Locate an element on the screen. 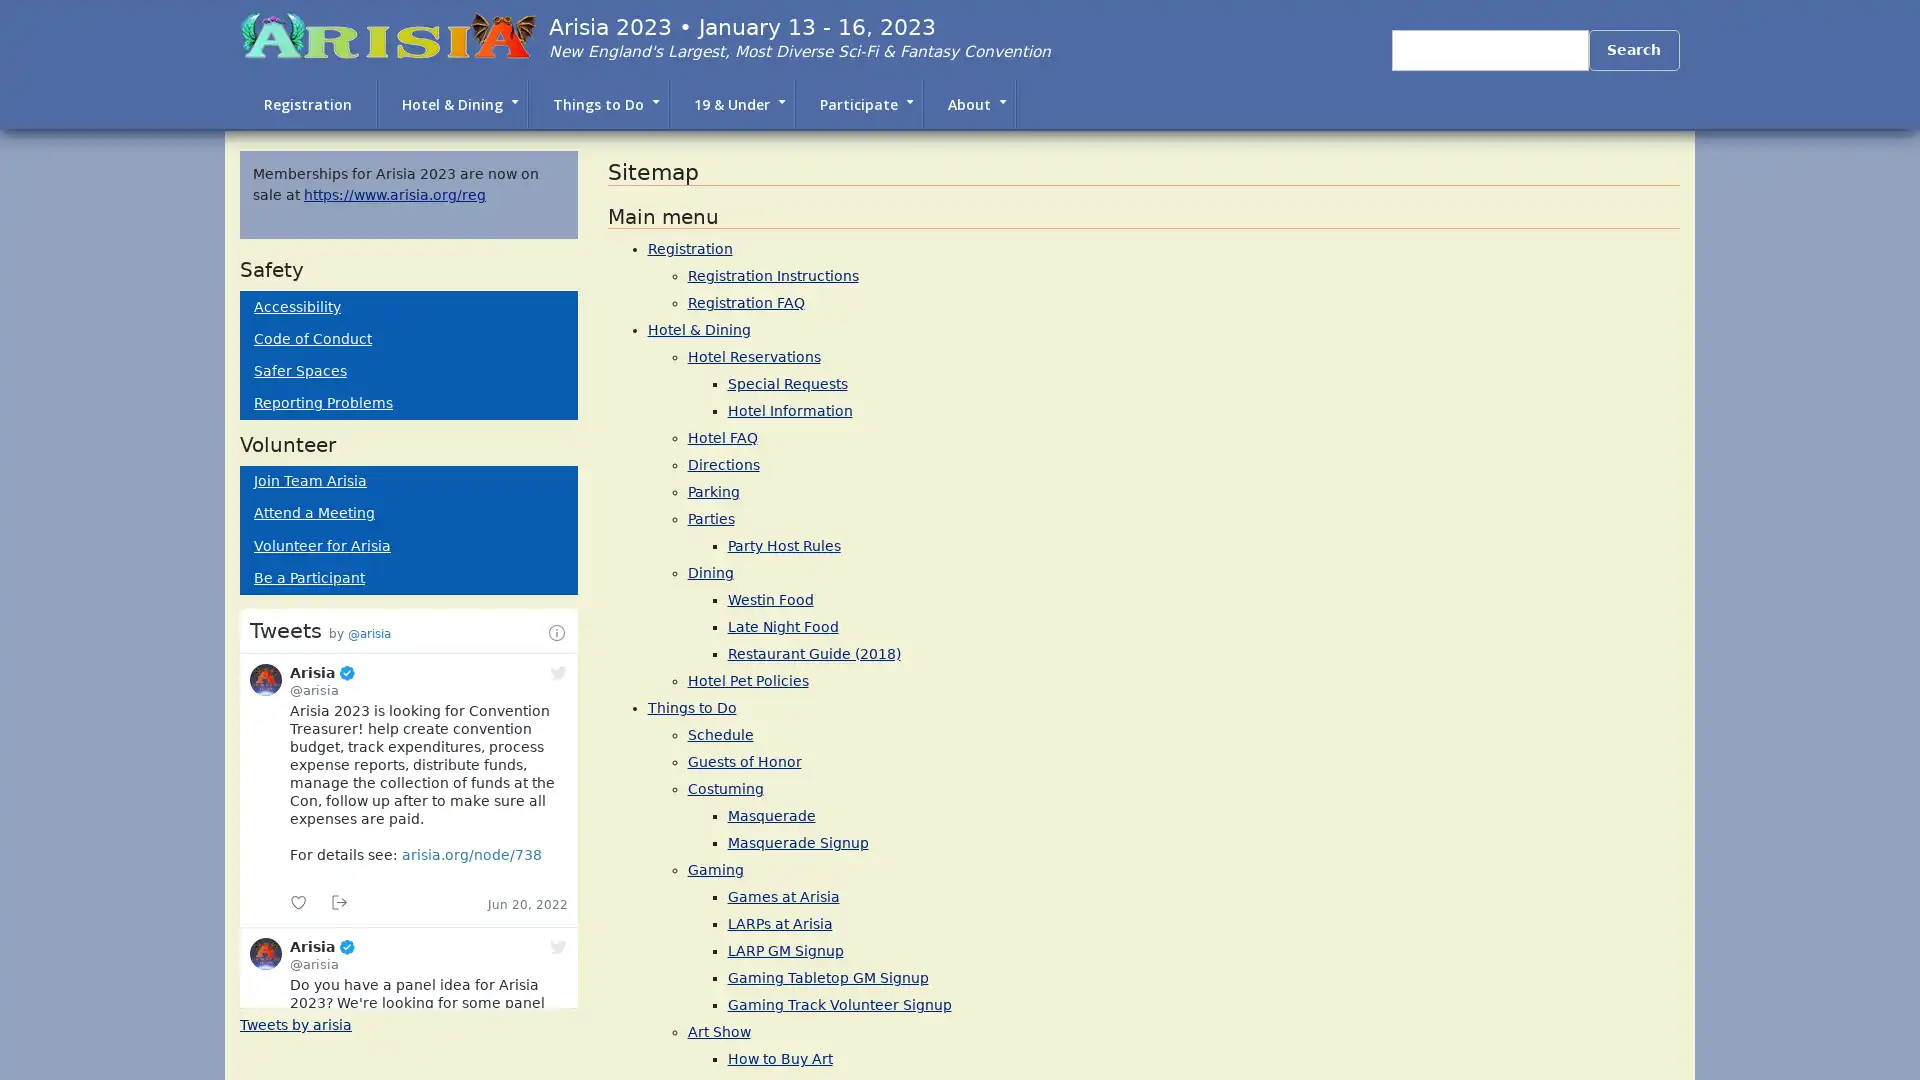  Search is located at coordinates (1633, 49).